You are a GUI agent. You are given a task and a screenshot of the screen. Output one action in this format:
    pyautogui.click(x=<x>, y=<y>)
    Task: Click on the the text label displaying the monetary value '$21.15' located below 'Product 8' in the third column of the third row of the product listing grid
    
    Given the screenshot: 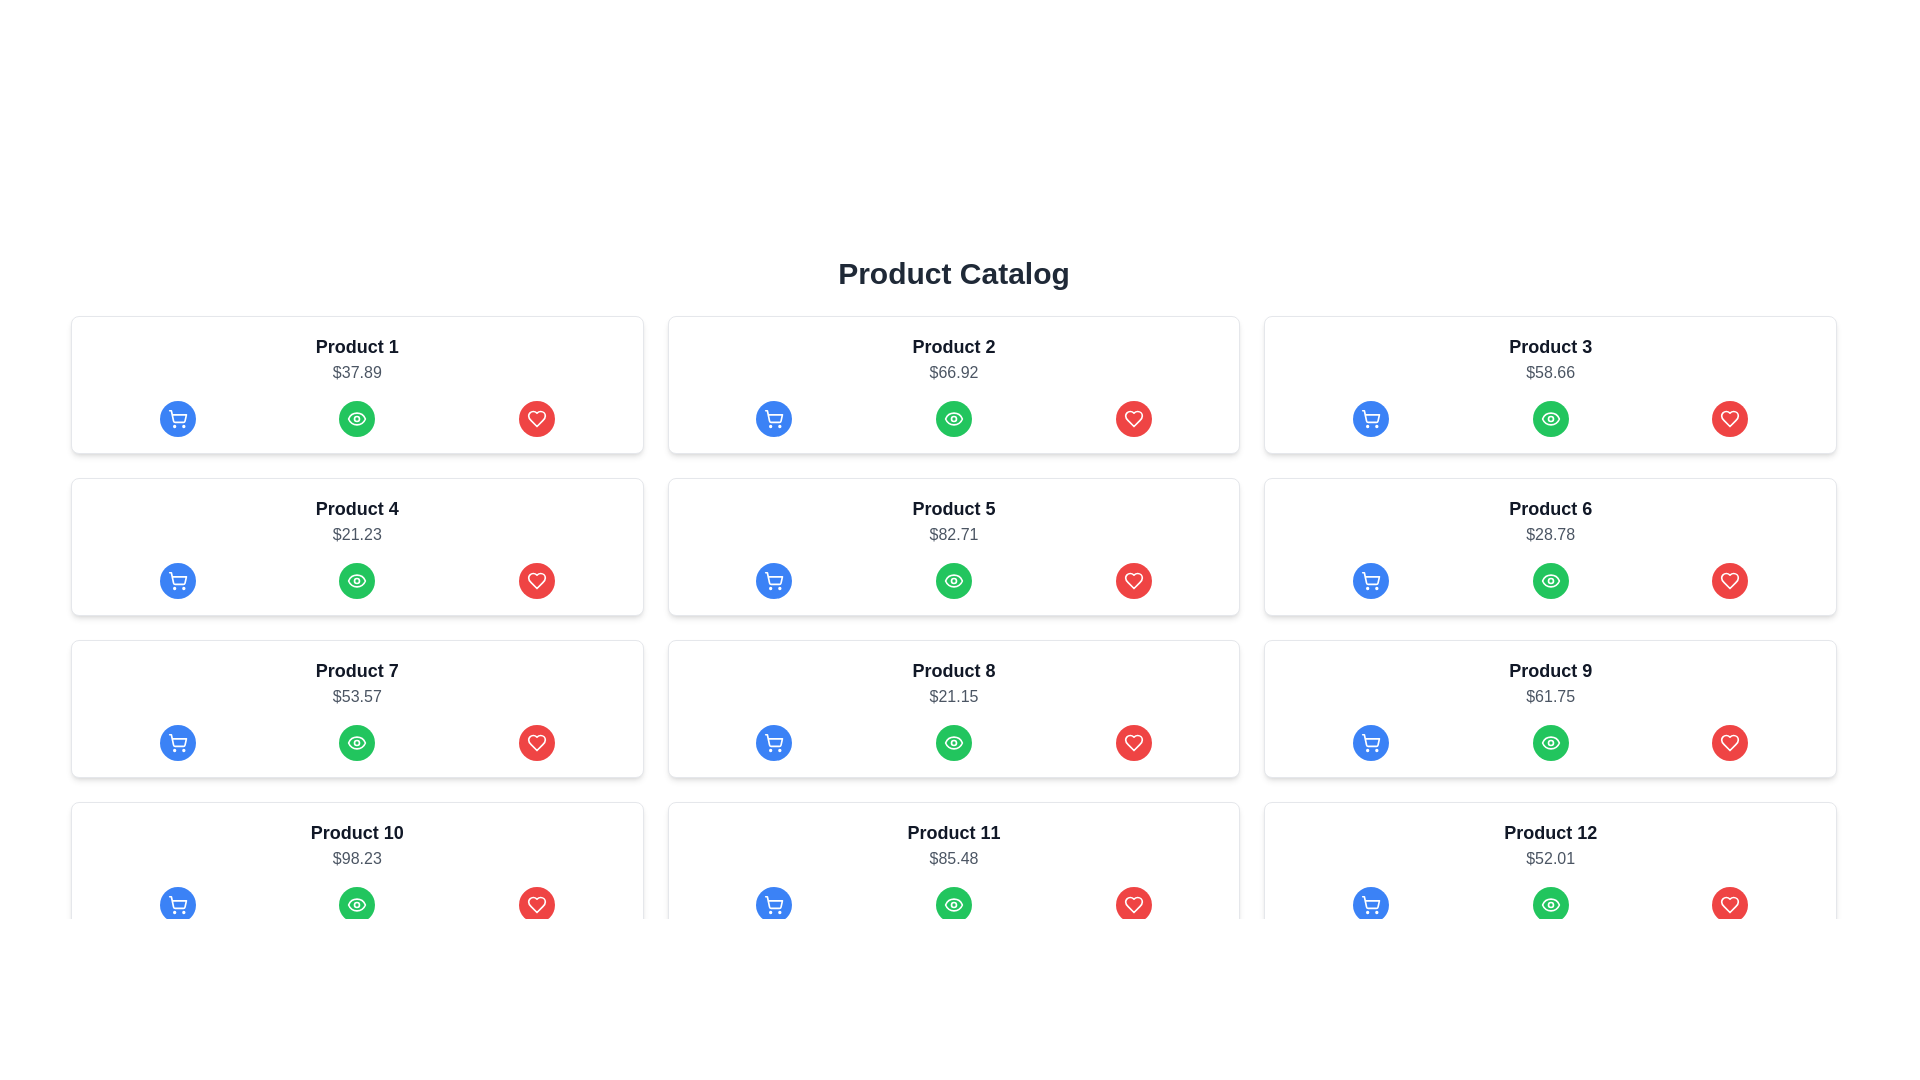 What is the action you would take?
    pyautogui.click(x=953, y=696)
    